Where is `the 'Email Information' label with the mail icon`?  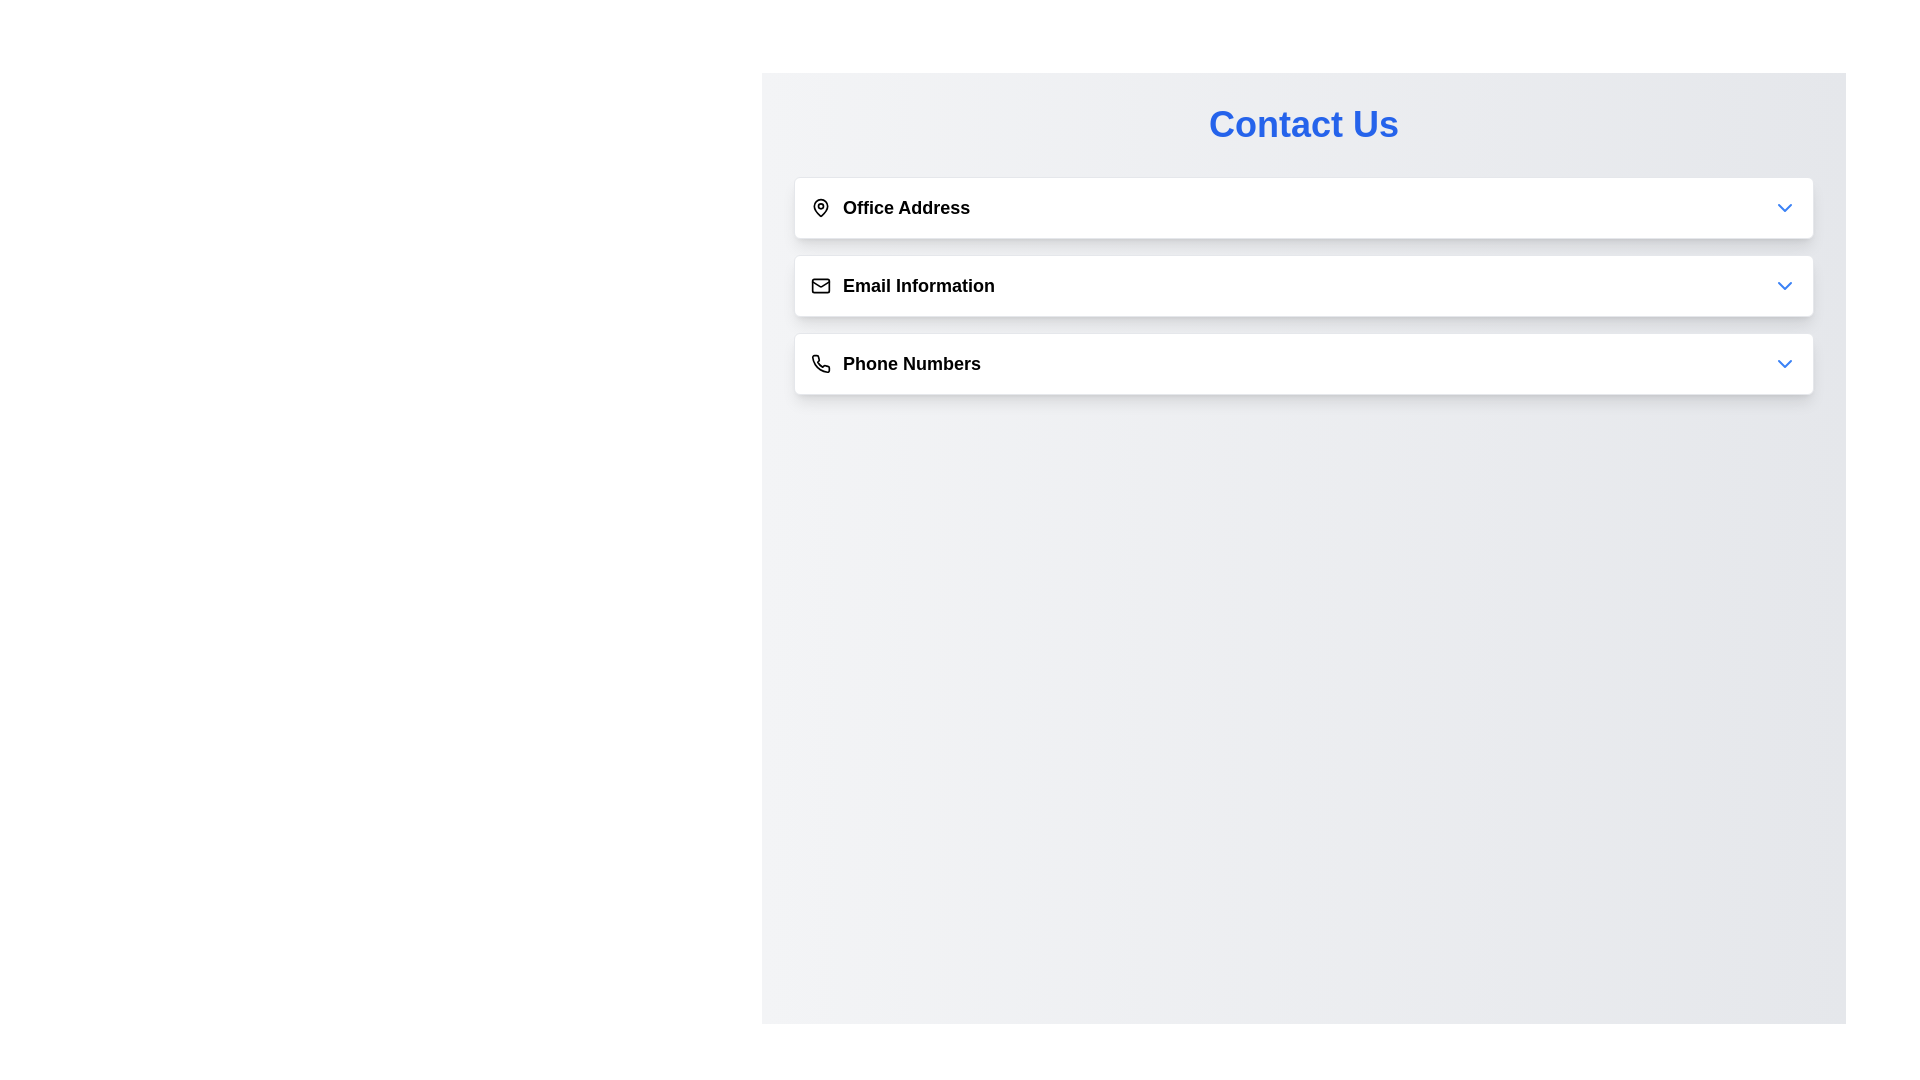 the 'Email Information' label with the mail icon is located at coordinates (901, 285).